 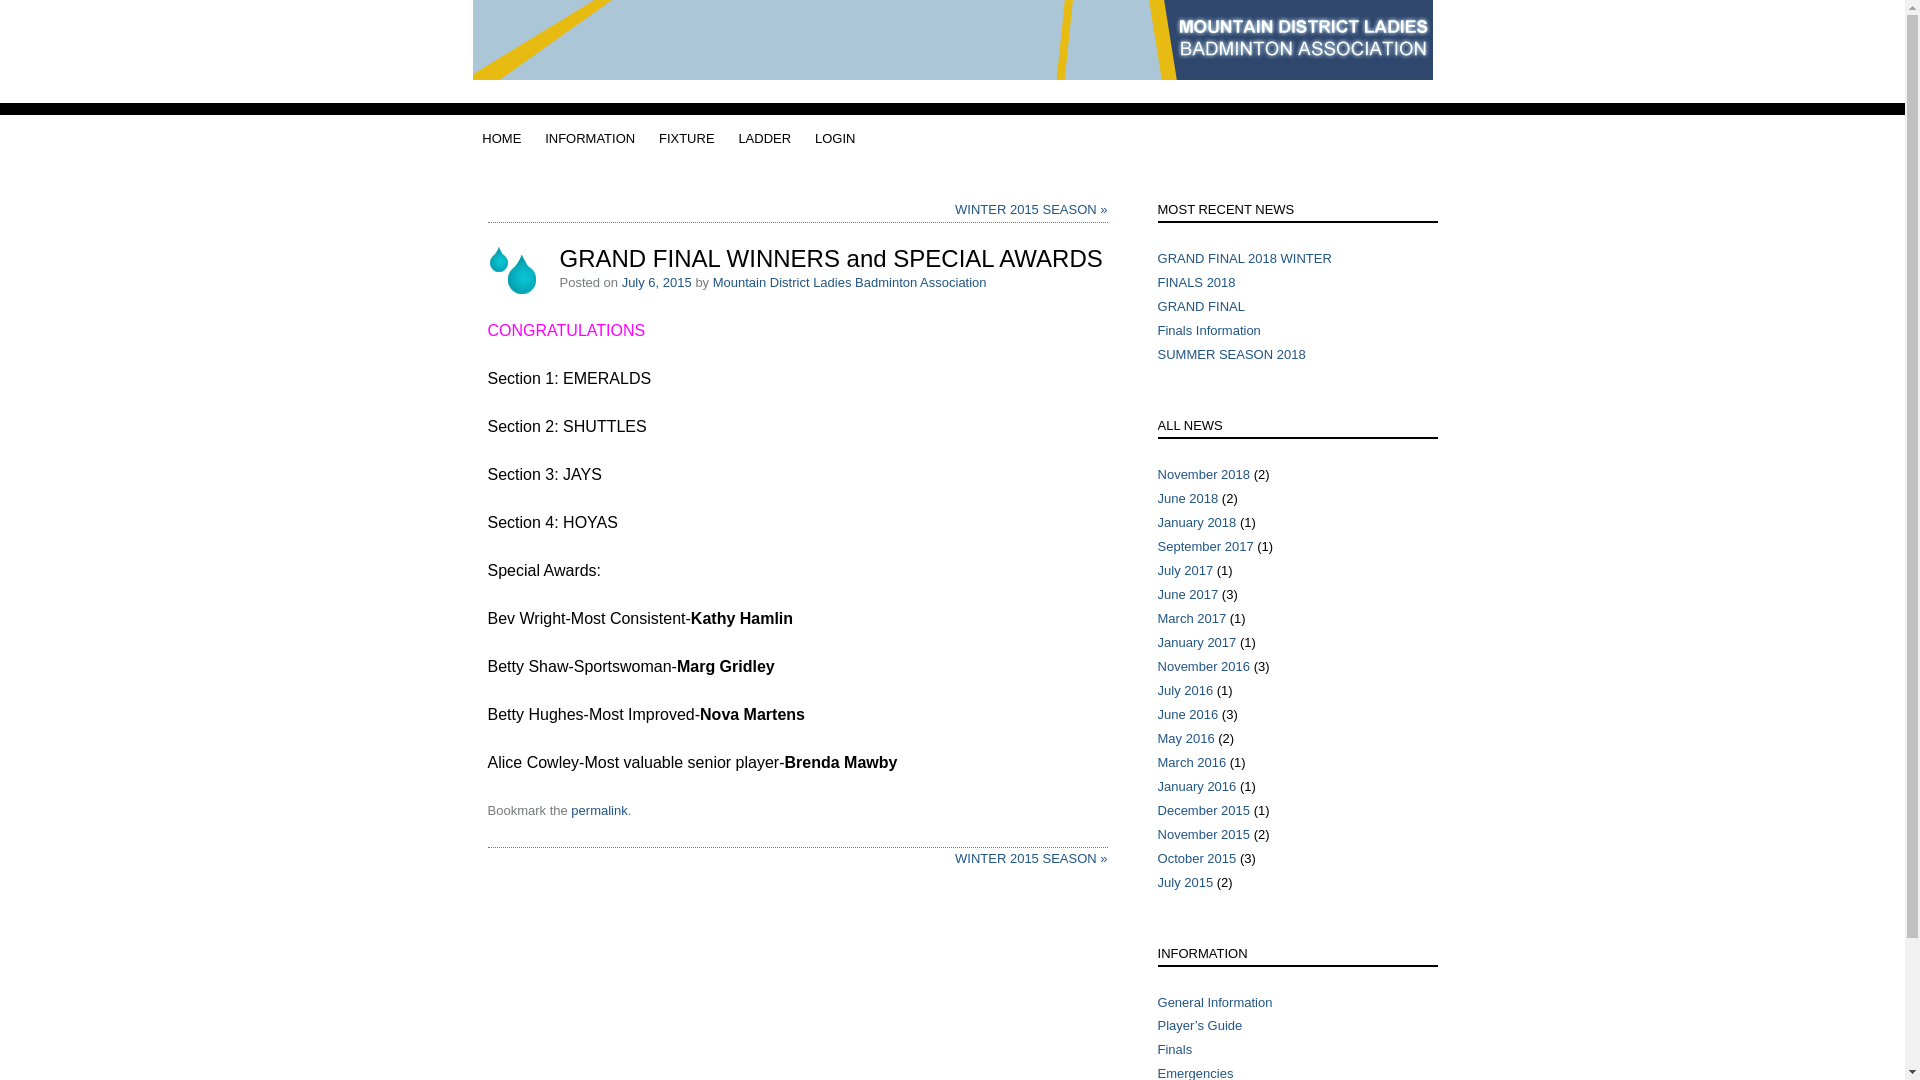 I want to click on 'October 2015', so click(x=1197, y=857).